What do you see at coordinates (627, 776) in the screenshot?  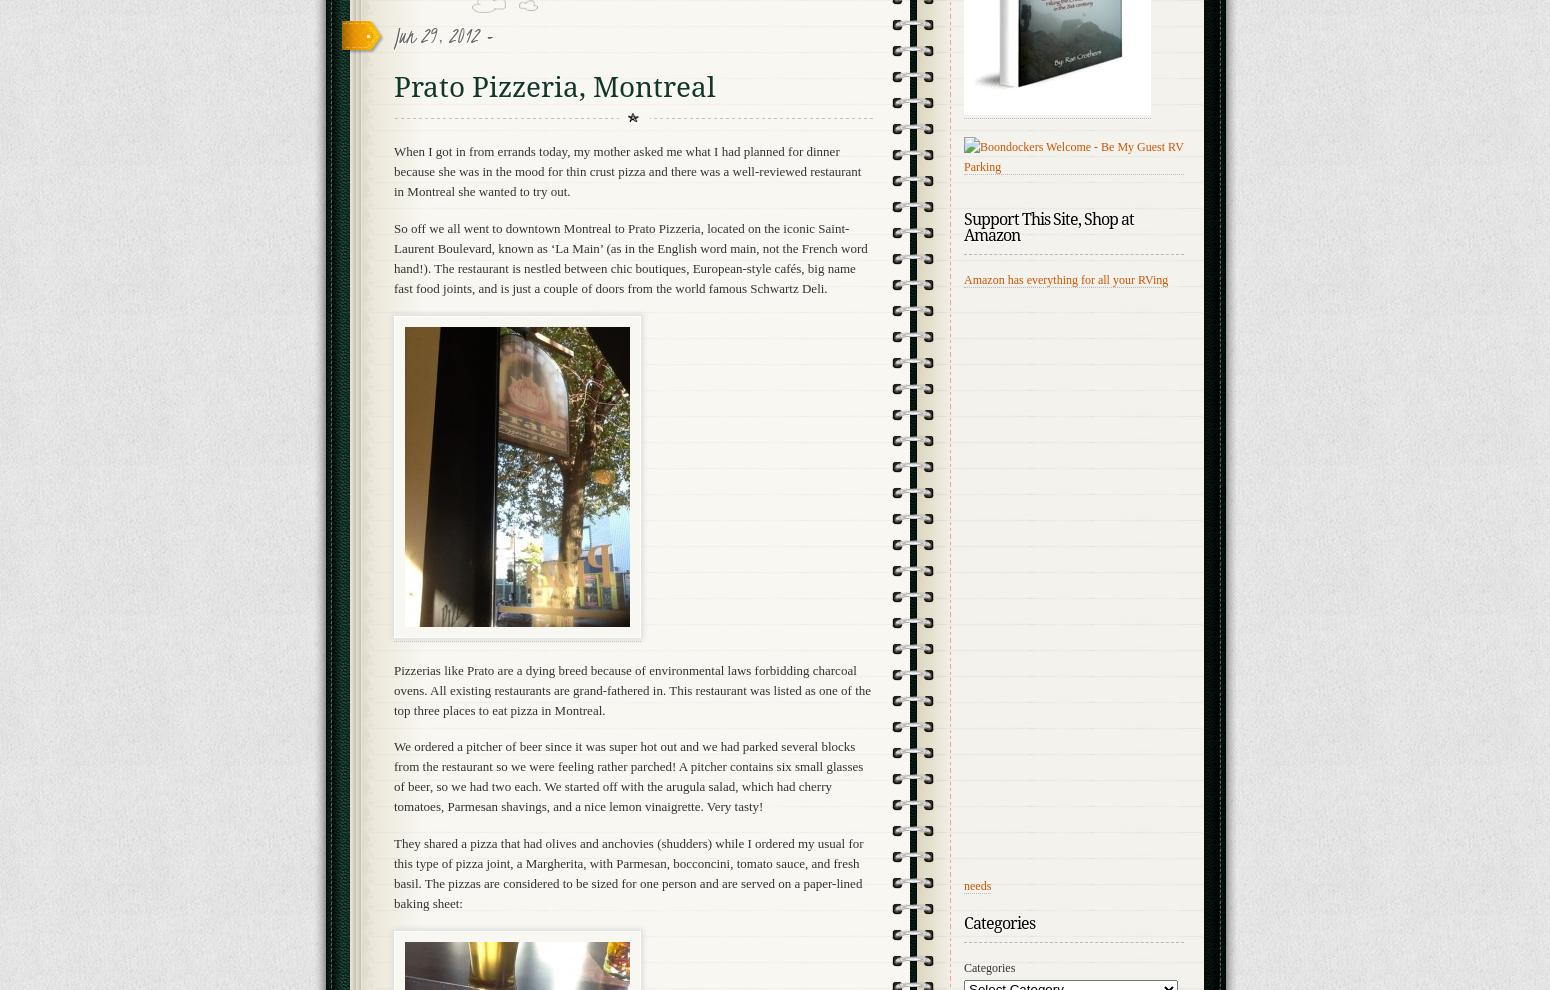 I see `'We ordered a pitcher of beer since it was super hot out and we had parked several blocks from the restaurant so we were feeling rather parched! A pitcher contains six small glasses of beer, so we had two each. We started off with the arugula salad, which had cherry tomatoes, Parmesan shavings, and a nice lemon vinaigrette. Very tasty!'` at bounding box center [627, 776].